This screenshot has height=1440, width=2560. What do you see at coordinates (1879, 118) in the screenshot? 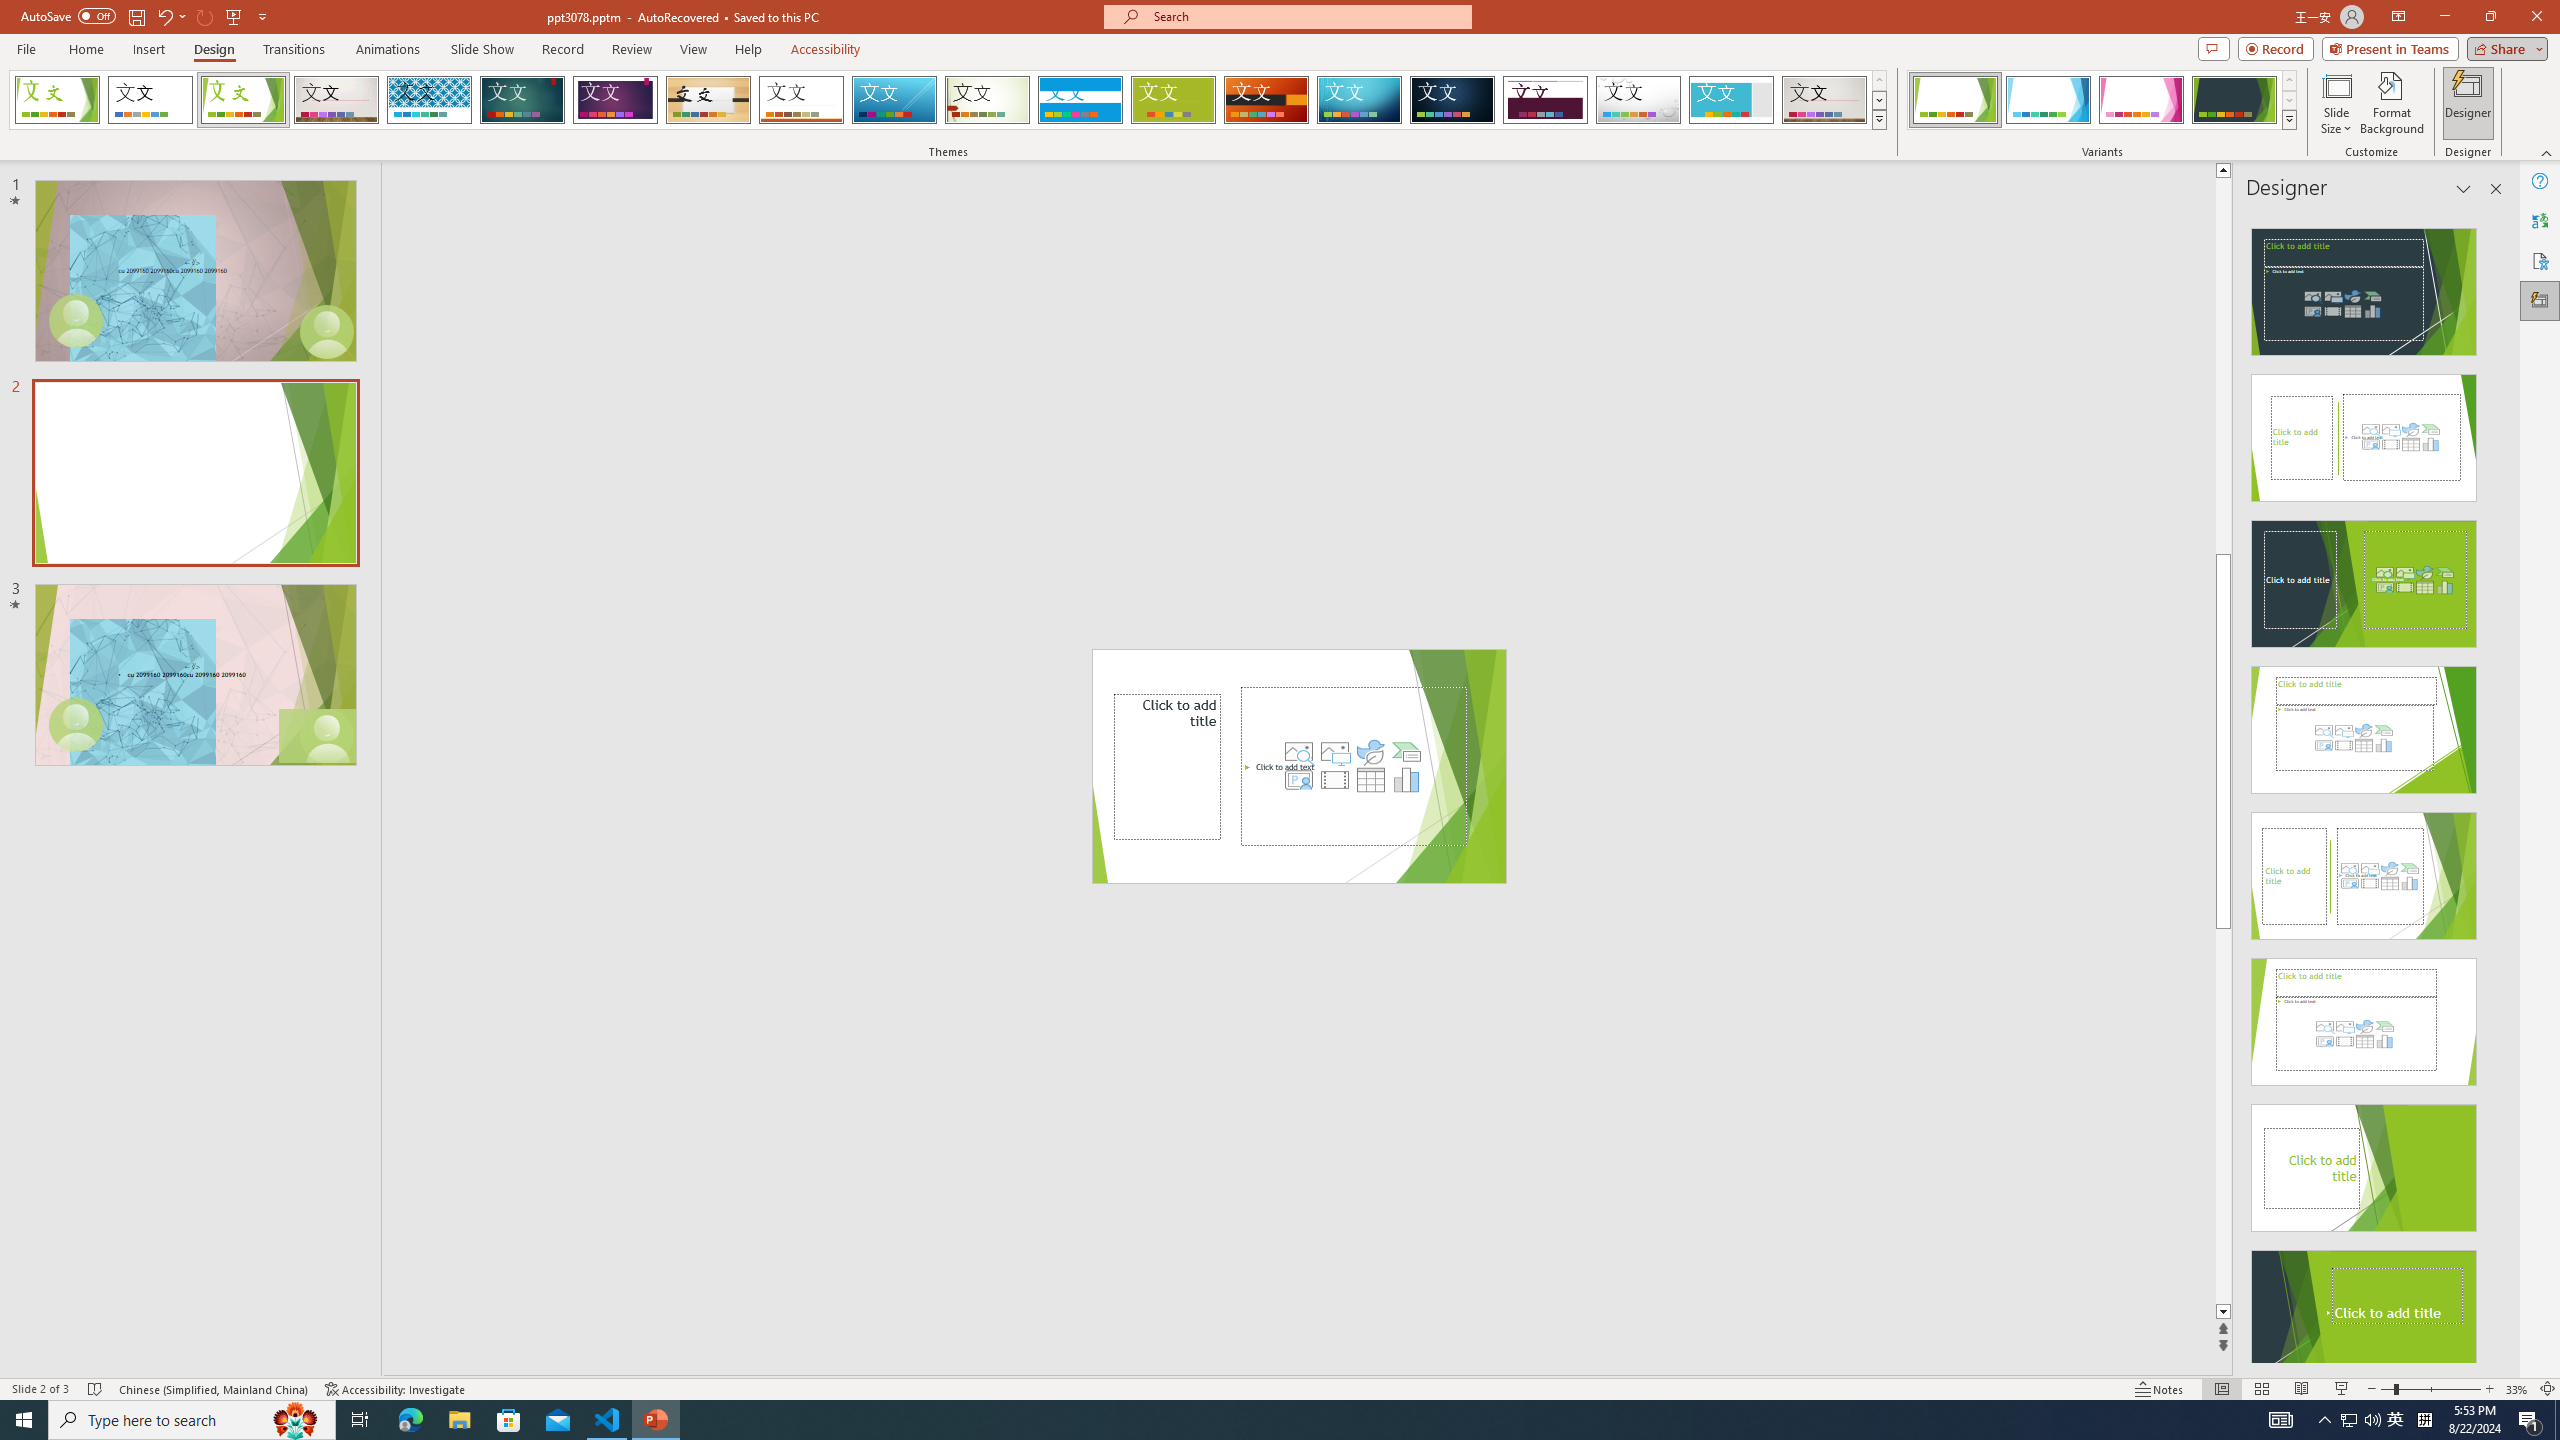
I see `'Themes'` at bounding box center [1879, 118].